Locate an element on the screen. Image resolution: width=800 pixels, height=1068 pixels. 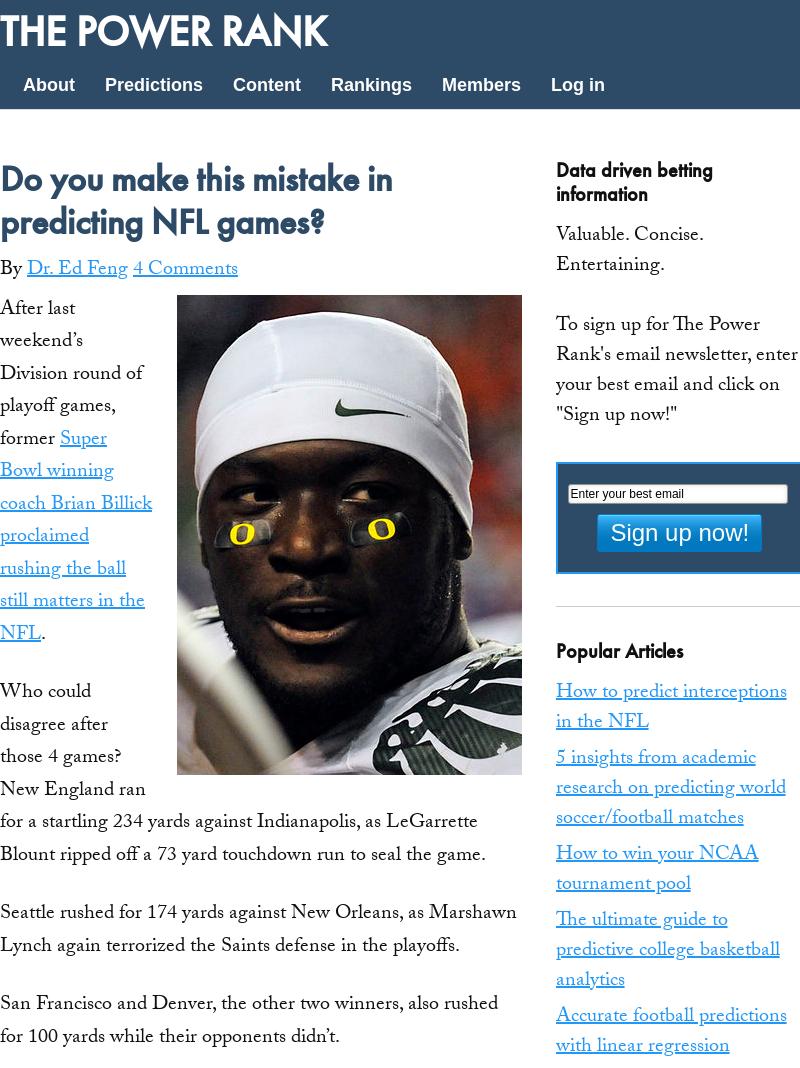
'Super Bowl winning coach Brian Billick proclaimed rushing the ball still matters in the NFL' is located at coordinates (76, 536).